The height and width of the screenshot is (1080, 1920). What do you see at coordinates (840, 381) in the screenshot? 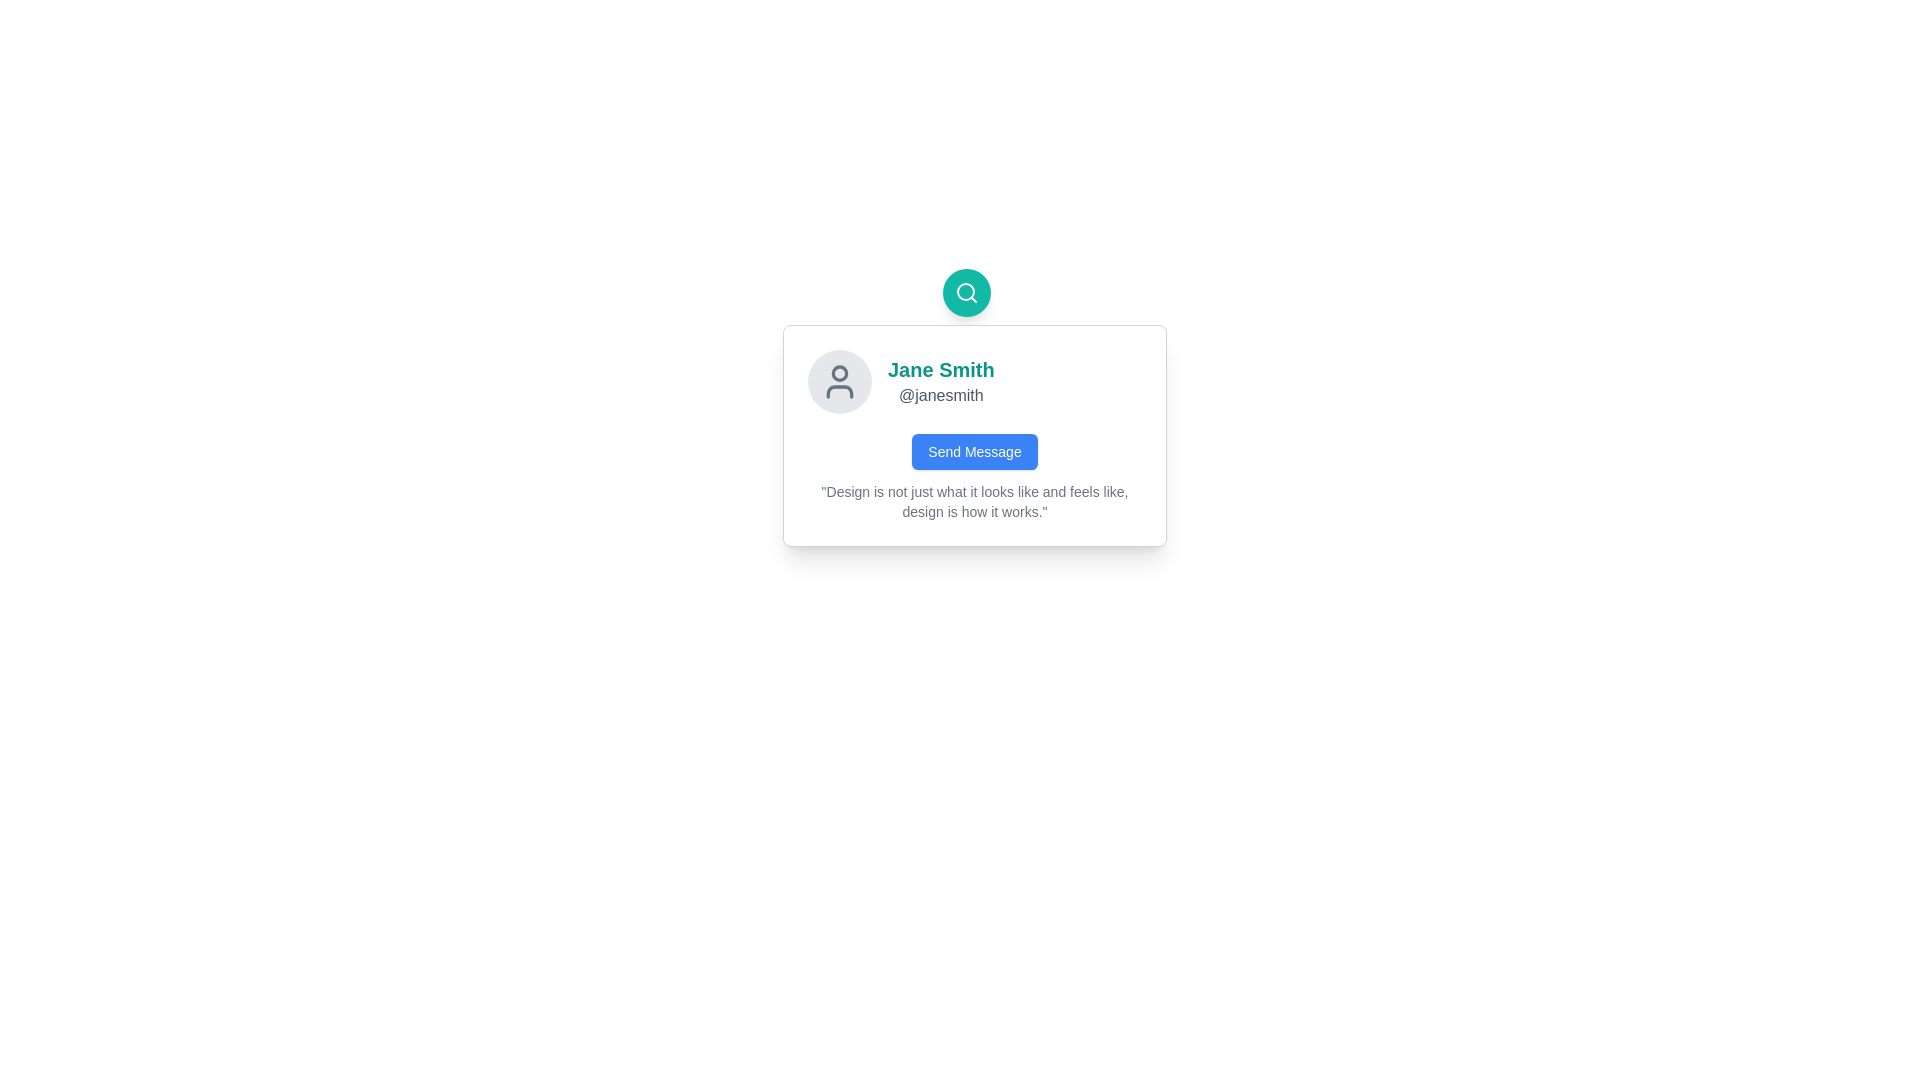
I see `the avatar icon representing the user profile for 'Jane Smith', which is a minimalistic gray human figure icon located at the top-left corner of the user profile card` at bounding box center [840, 381].